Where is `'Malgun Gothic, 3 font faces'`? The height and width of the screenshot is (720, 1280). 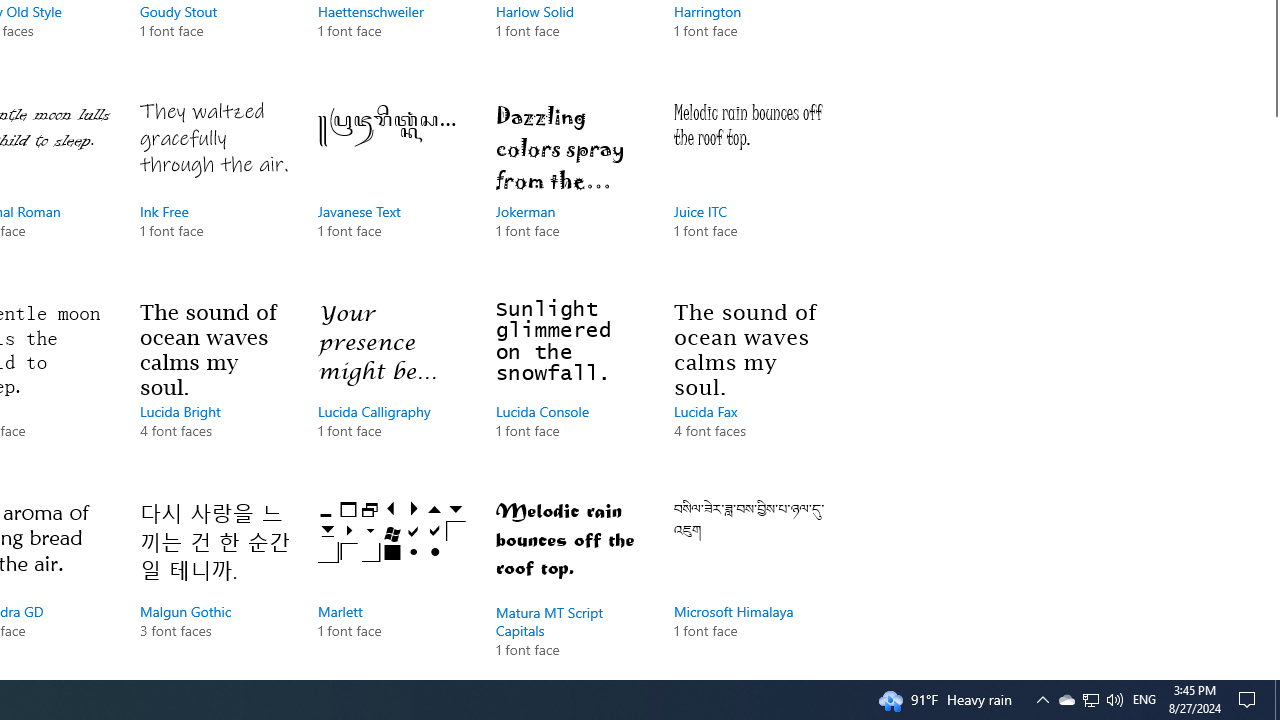 'Malgun Gothic, 3 font faces' is located at coordinates (215, 585).